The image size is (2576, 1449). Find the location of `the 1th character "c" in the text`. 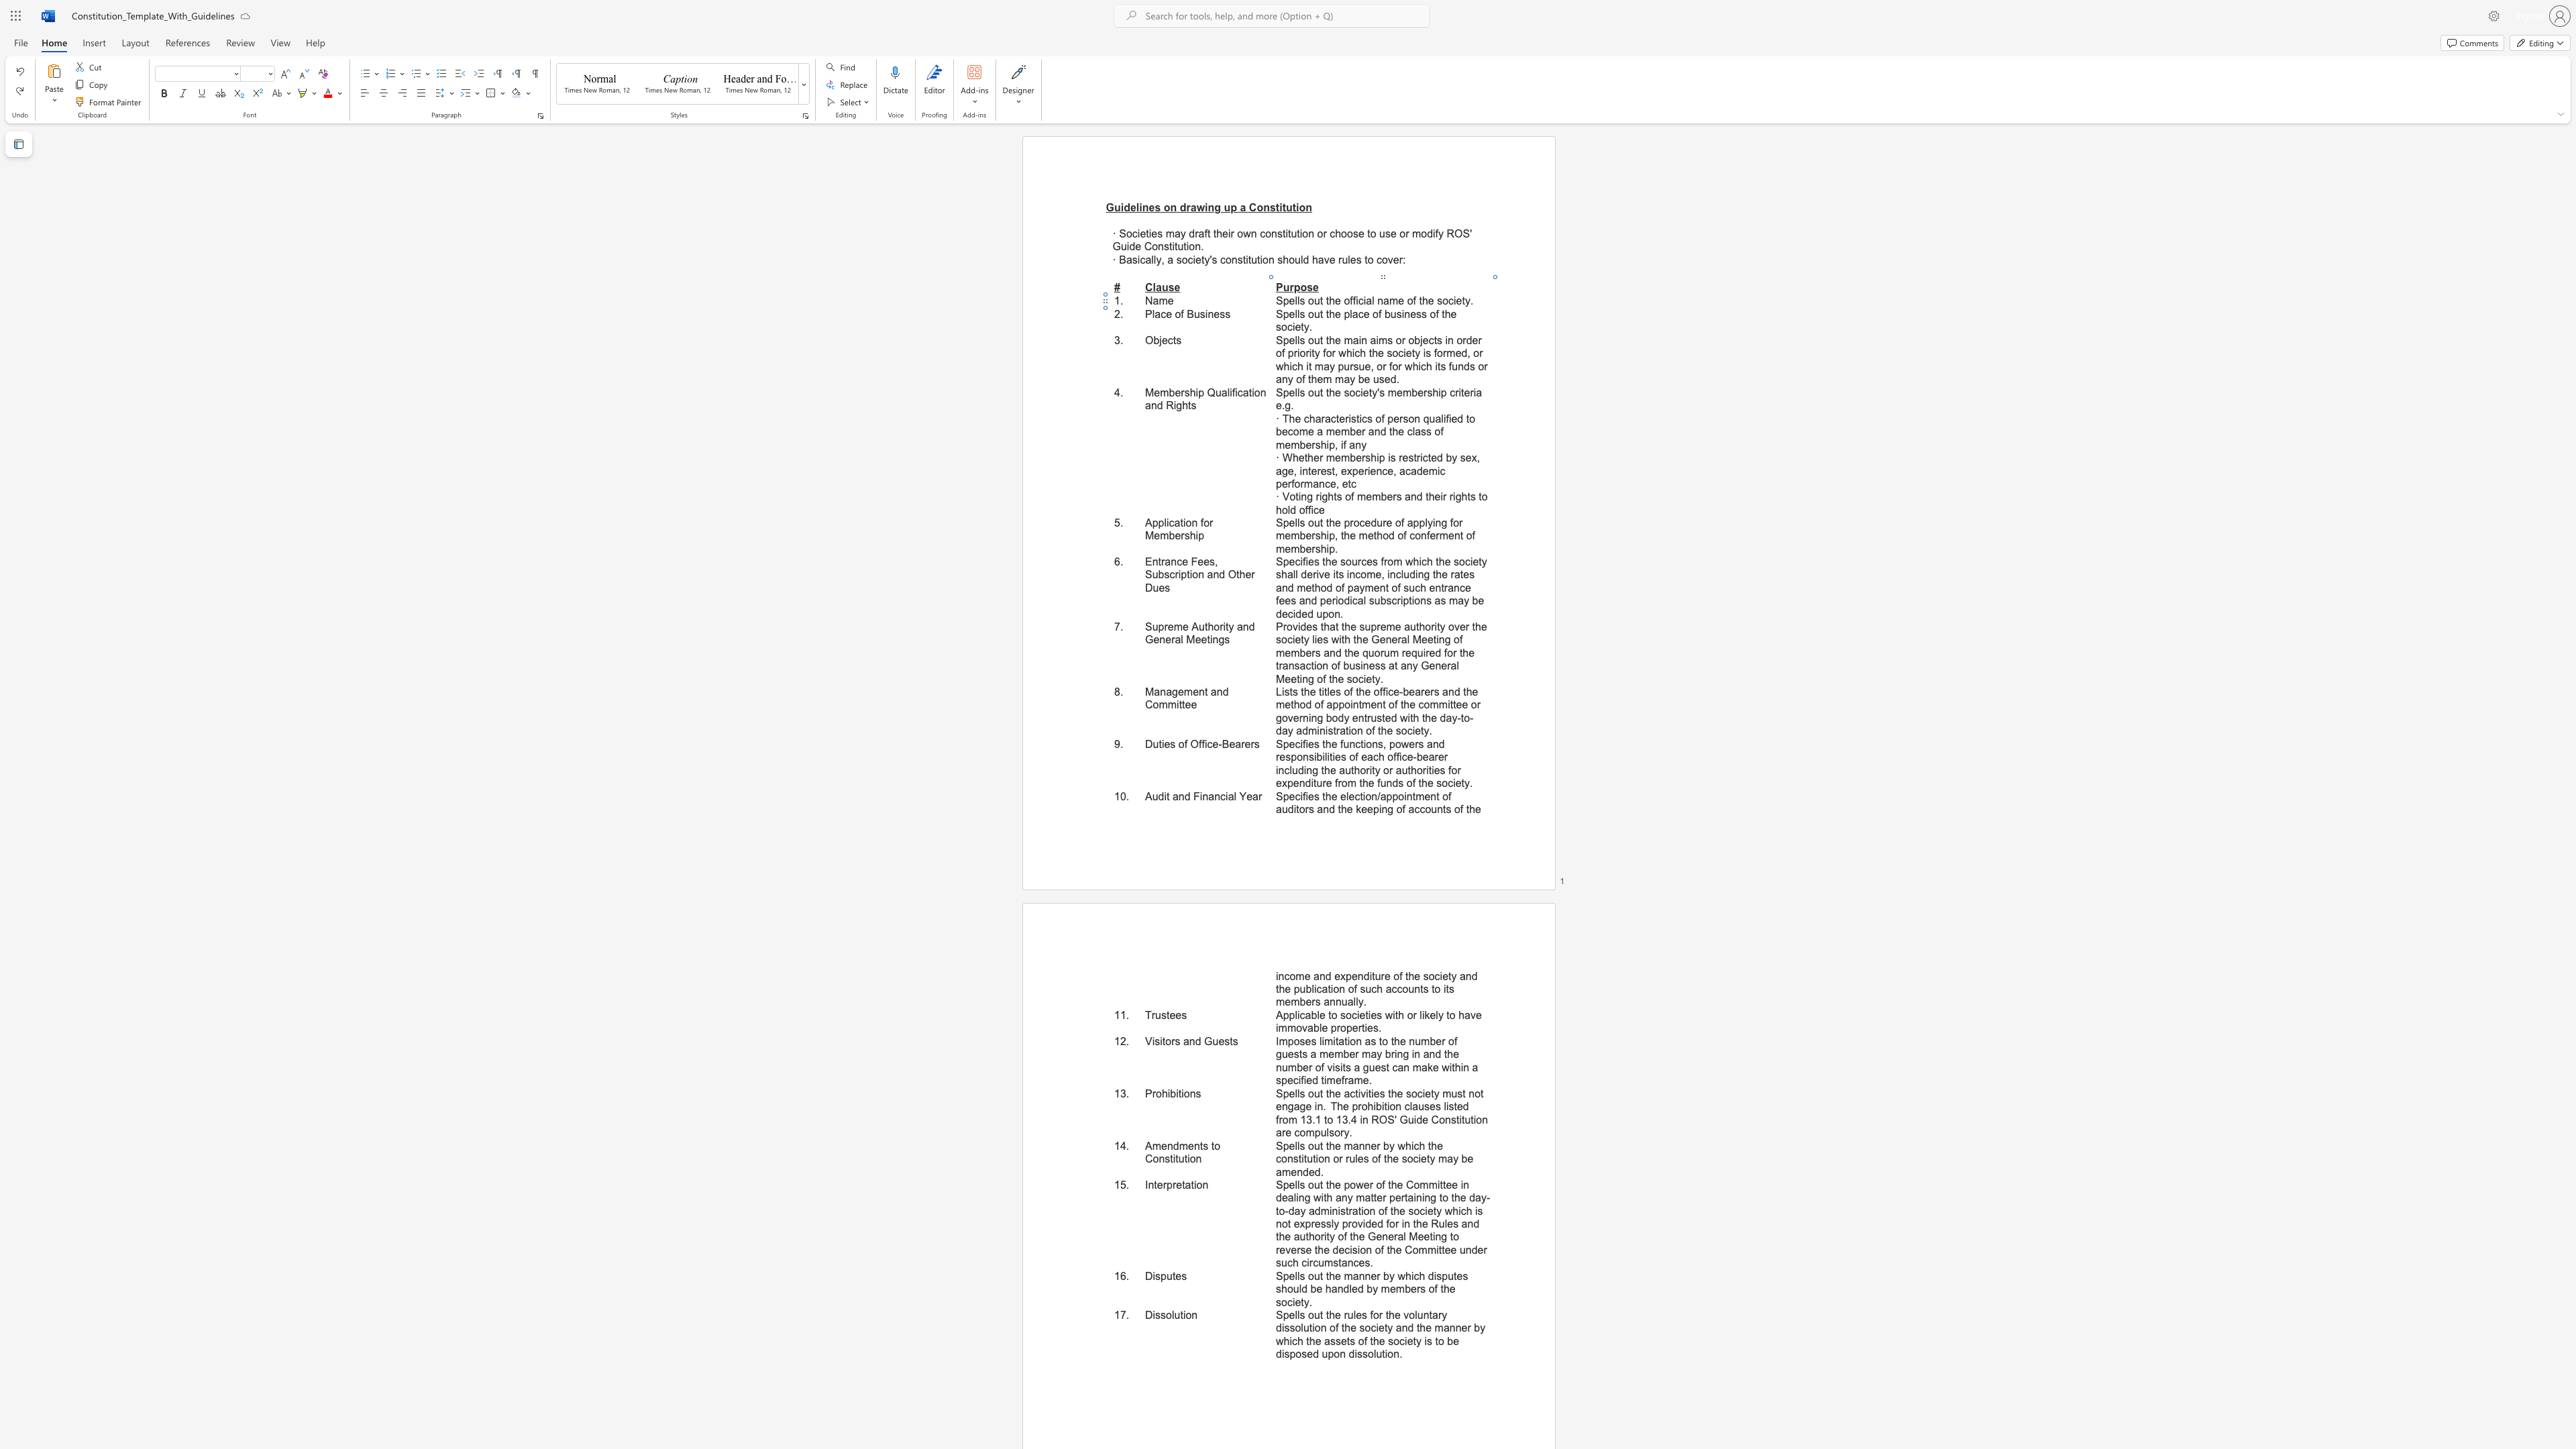

the 1th character "c" in the text is located at coordinates (1360, 313).